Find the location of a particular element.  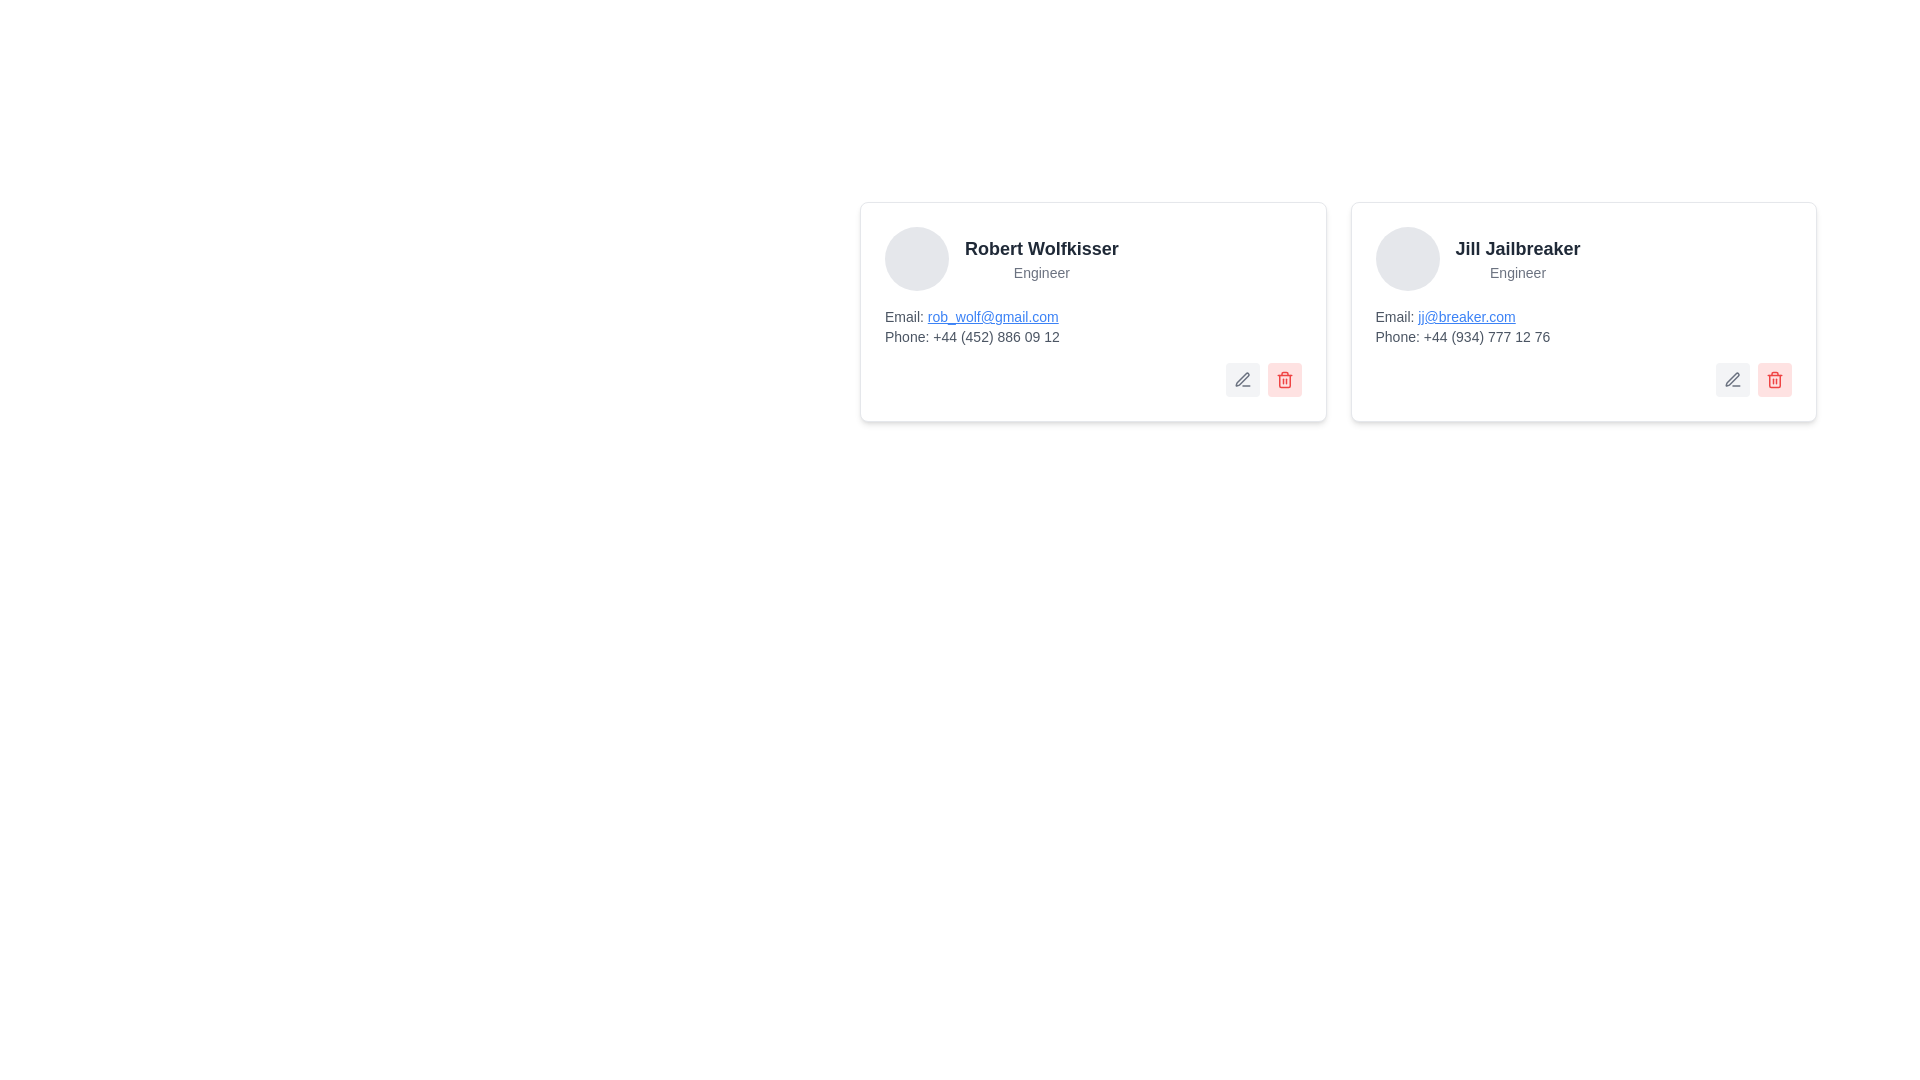

the delete button with an icon located at the bottom right corner of the rightmost card is located at coordinates (1775, 380).